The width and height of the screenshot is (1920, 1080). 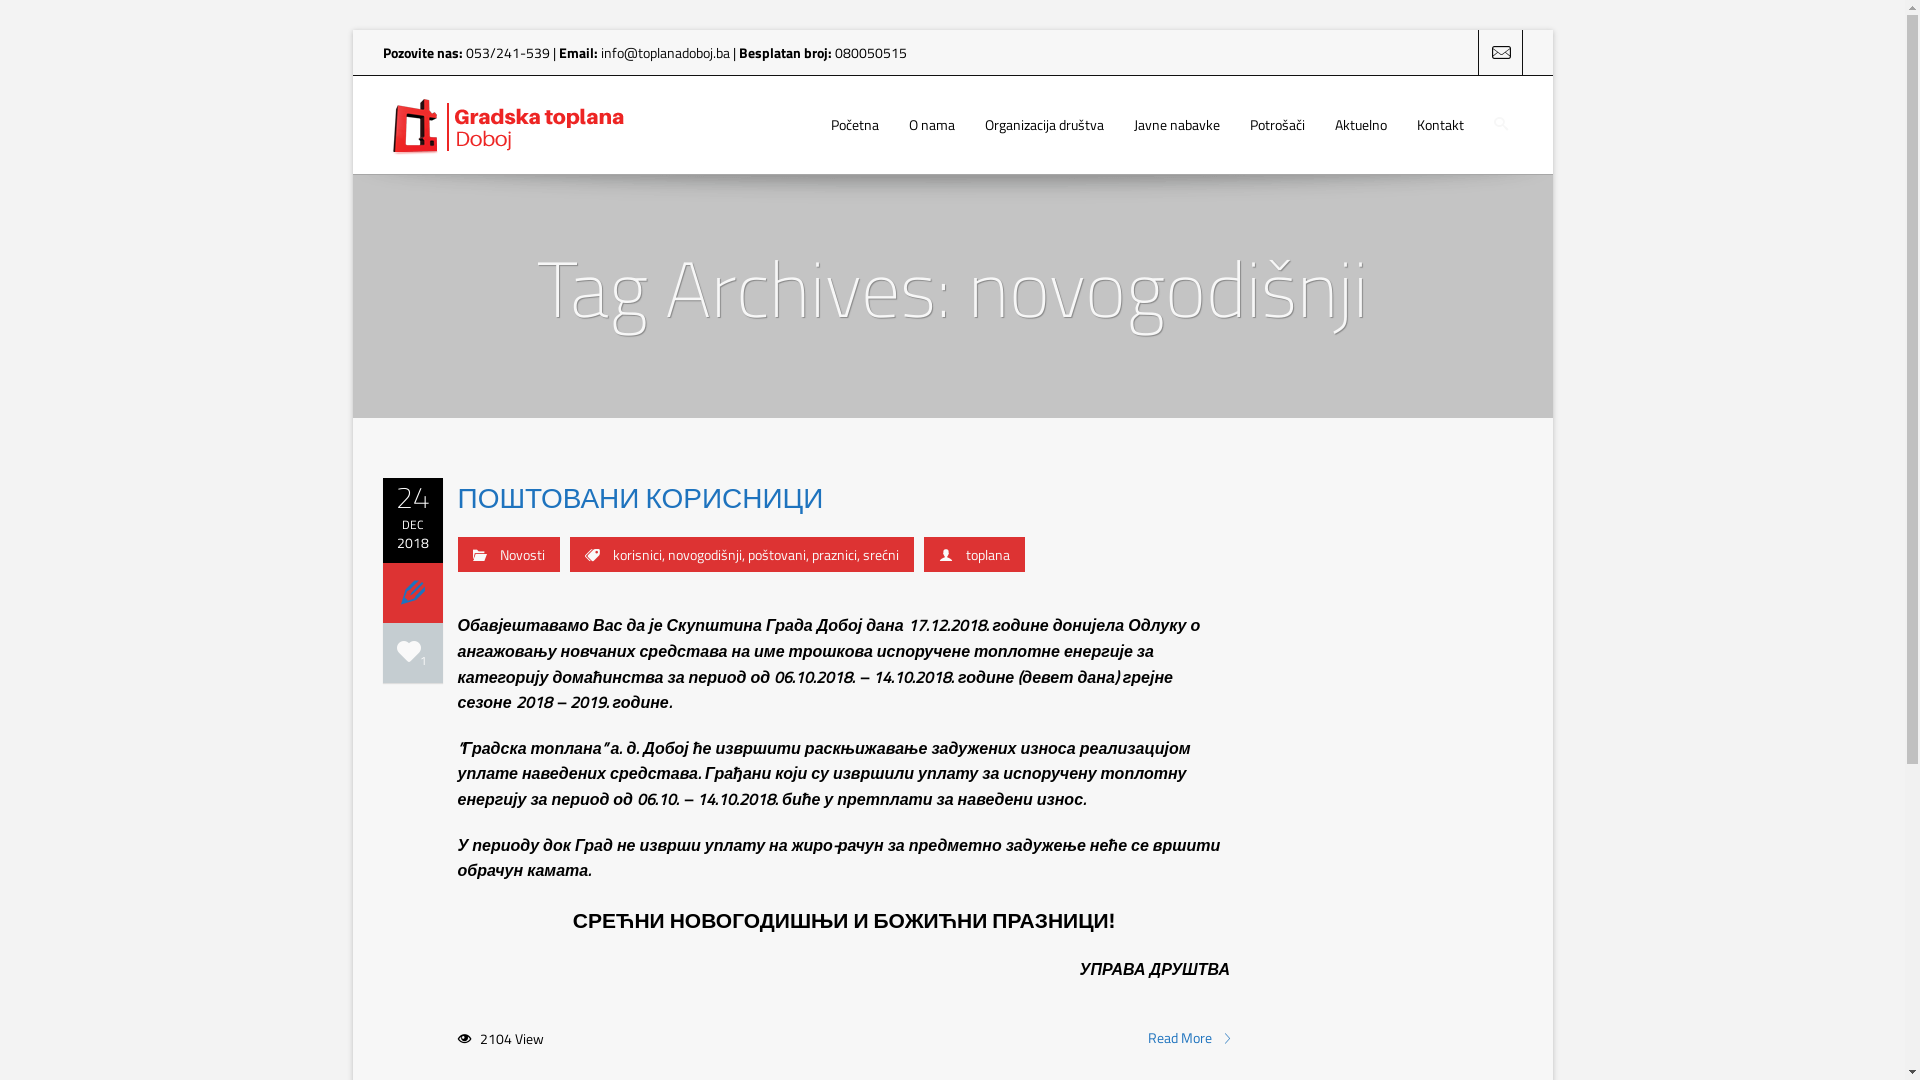 What do you see at coordinates (1360, 124) in the screenshot?
I see `'Aktuelno'` at bounding box center [1360, 124].